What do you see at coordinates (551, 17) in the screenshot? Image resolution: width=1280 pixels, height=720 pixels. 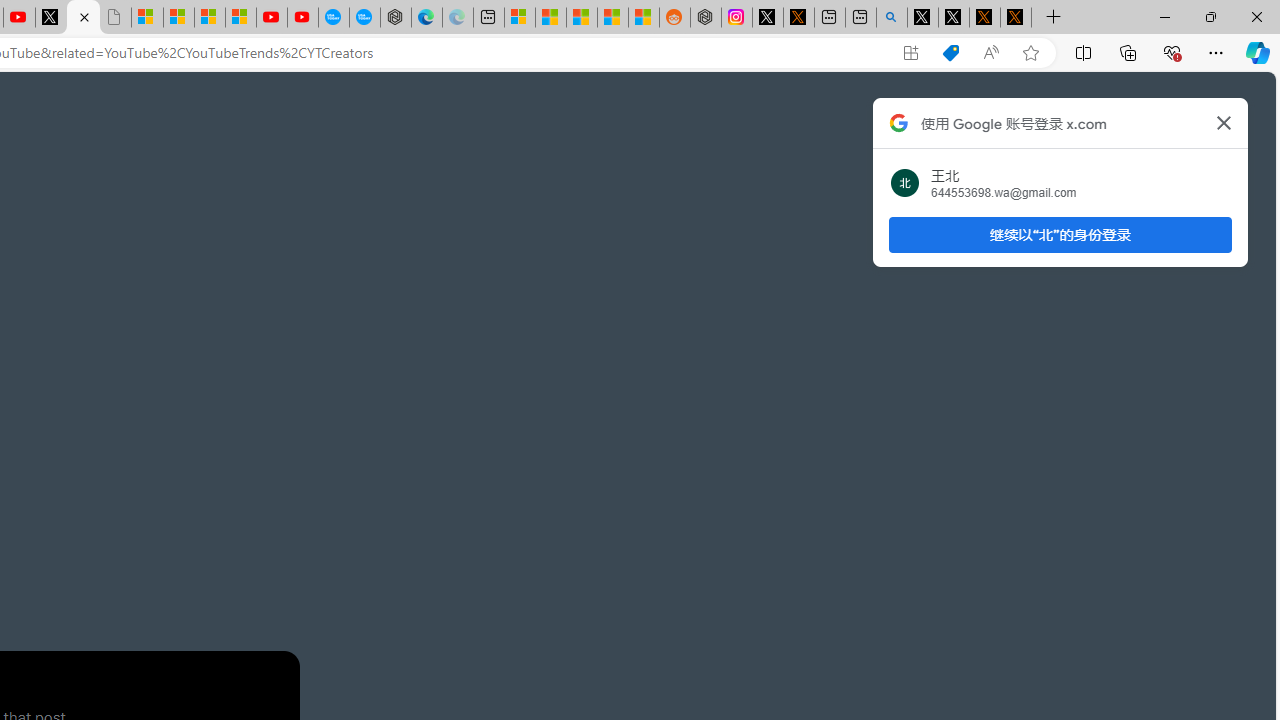 I see `'Shanghai, China weather forecast | Microsoft Weather'` at bounding box center [551, 17].